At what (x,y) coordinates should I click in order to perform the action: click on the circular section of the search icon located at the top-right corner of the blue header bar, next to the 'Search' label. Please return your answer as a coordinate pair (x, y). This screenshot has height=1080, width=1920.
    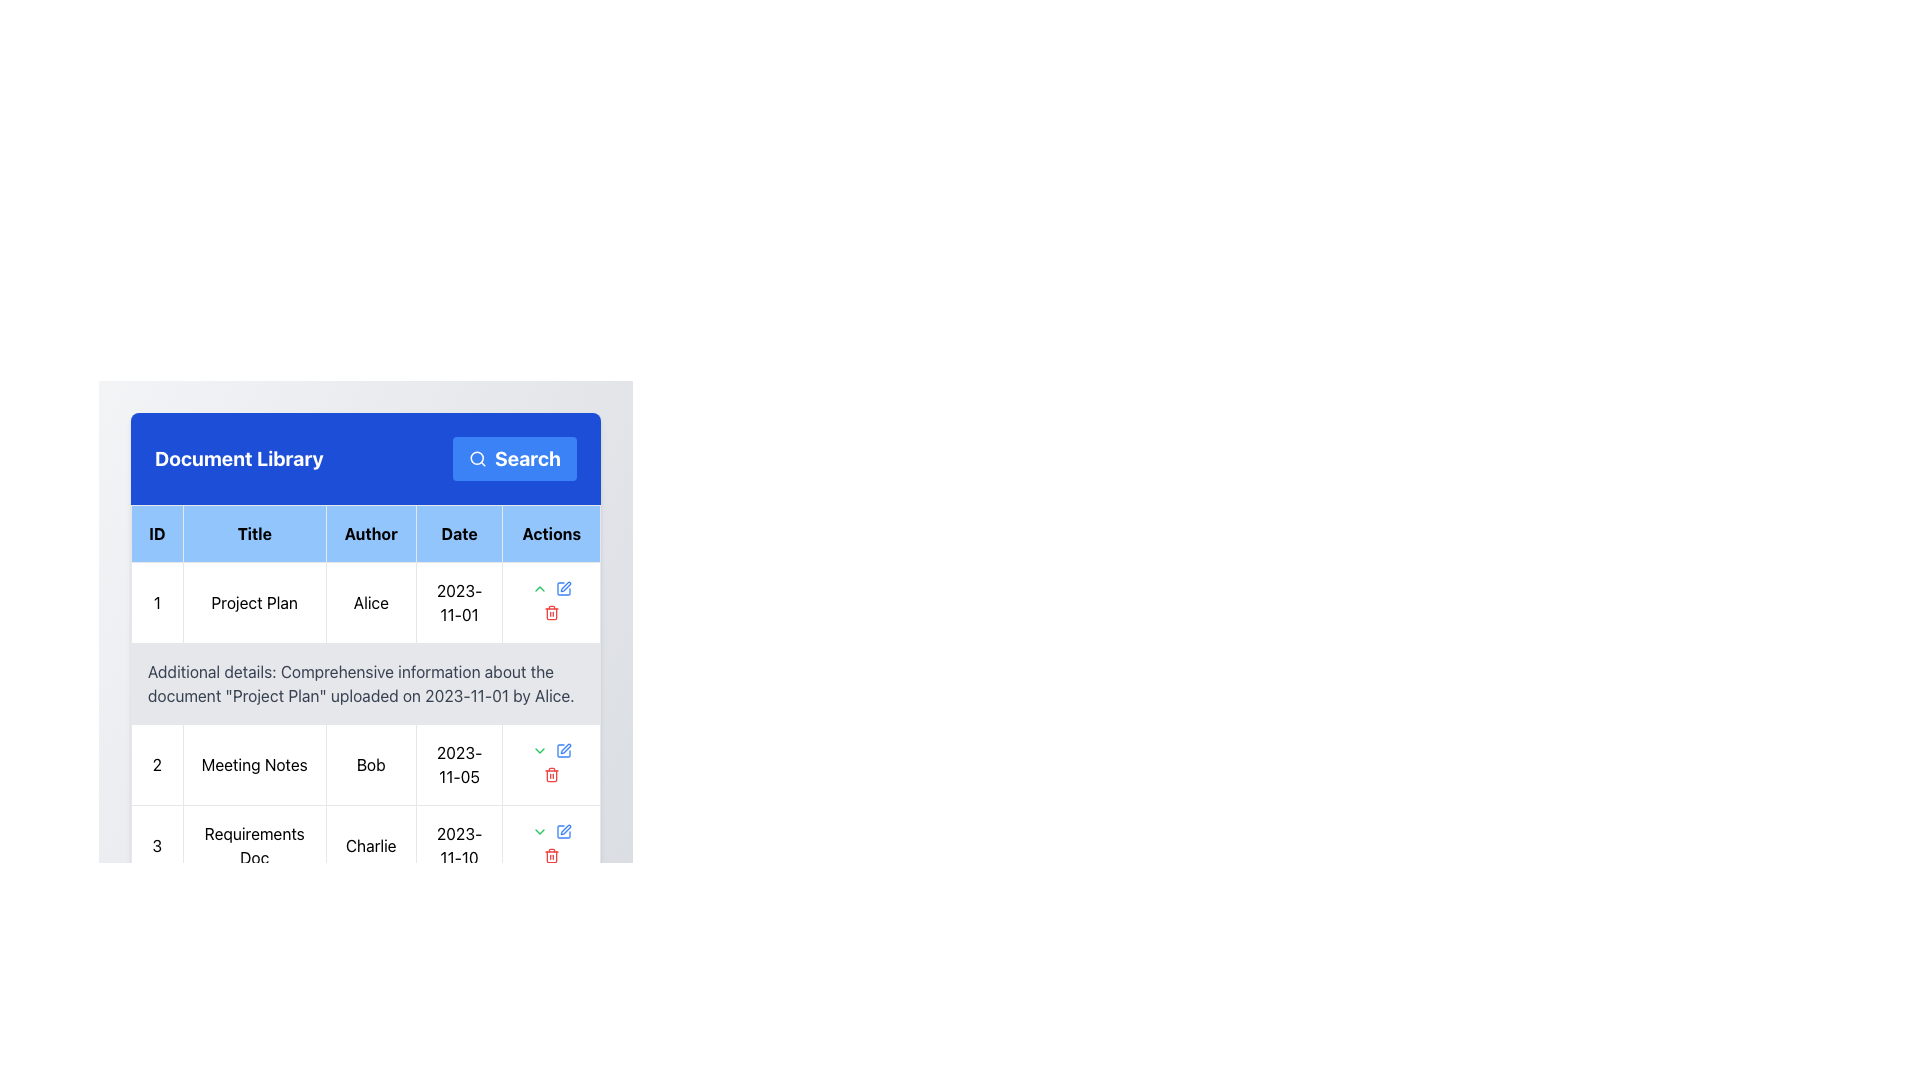
    Looking at the image, I should click on (476, 458).